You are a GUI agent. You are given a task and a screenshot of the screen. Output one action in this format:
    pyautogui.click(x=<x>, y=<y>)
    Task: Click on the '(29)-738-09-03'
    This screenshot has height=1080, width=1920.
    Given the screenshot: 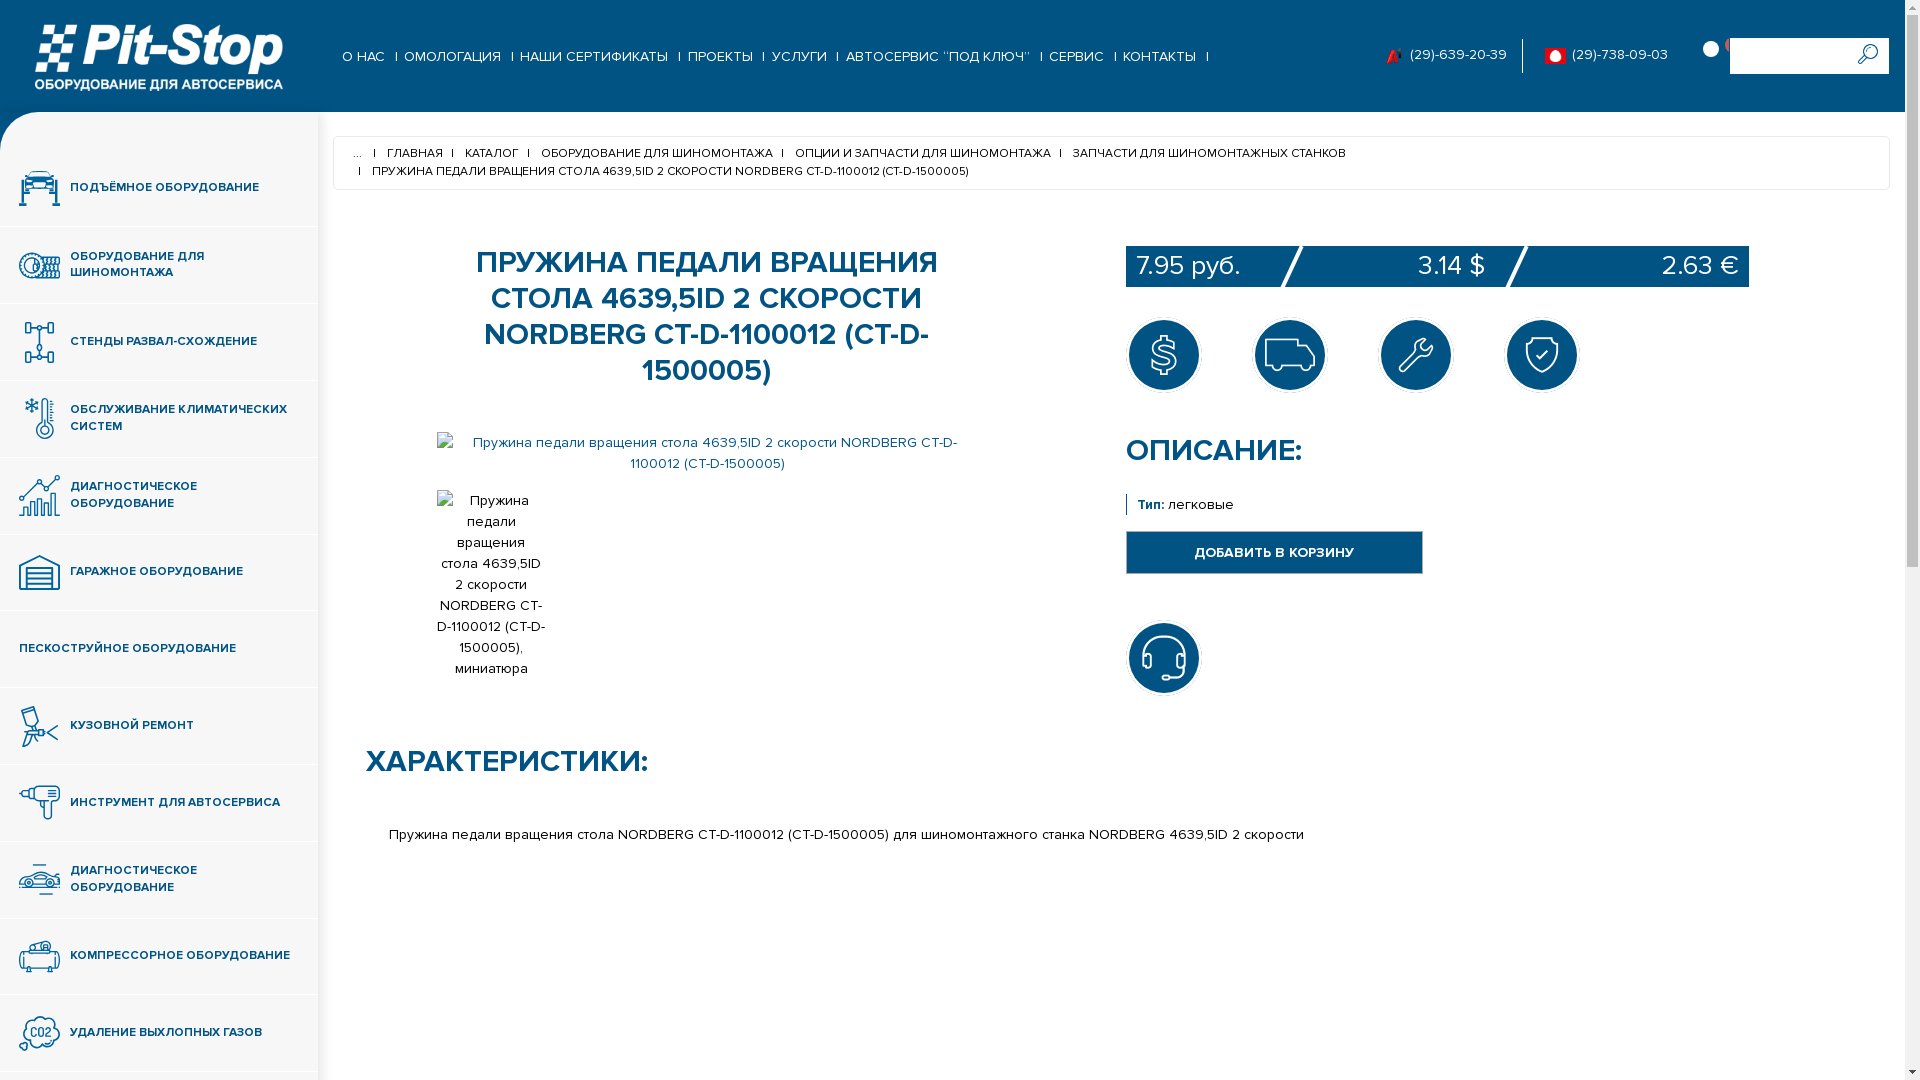 What is the action you would take?
    pyautogui.click(x=1617, y=54)
    